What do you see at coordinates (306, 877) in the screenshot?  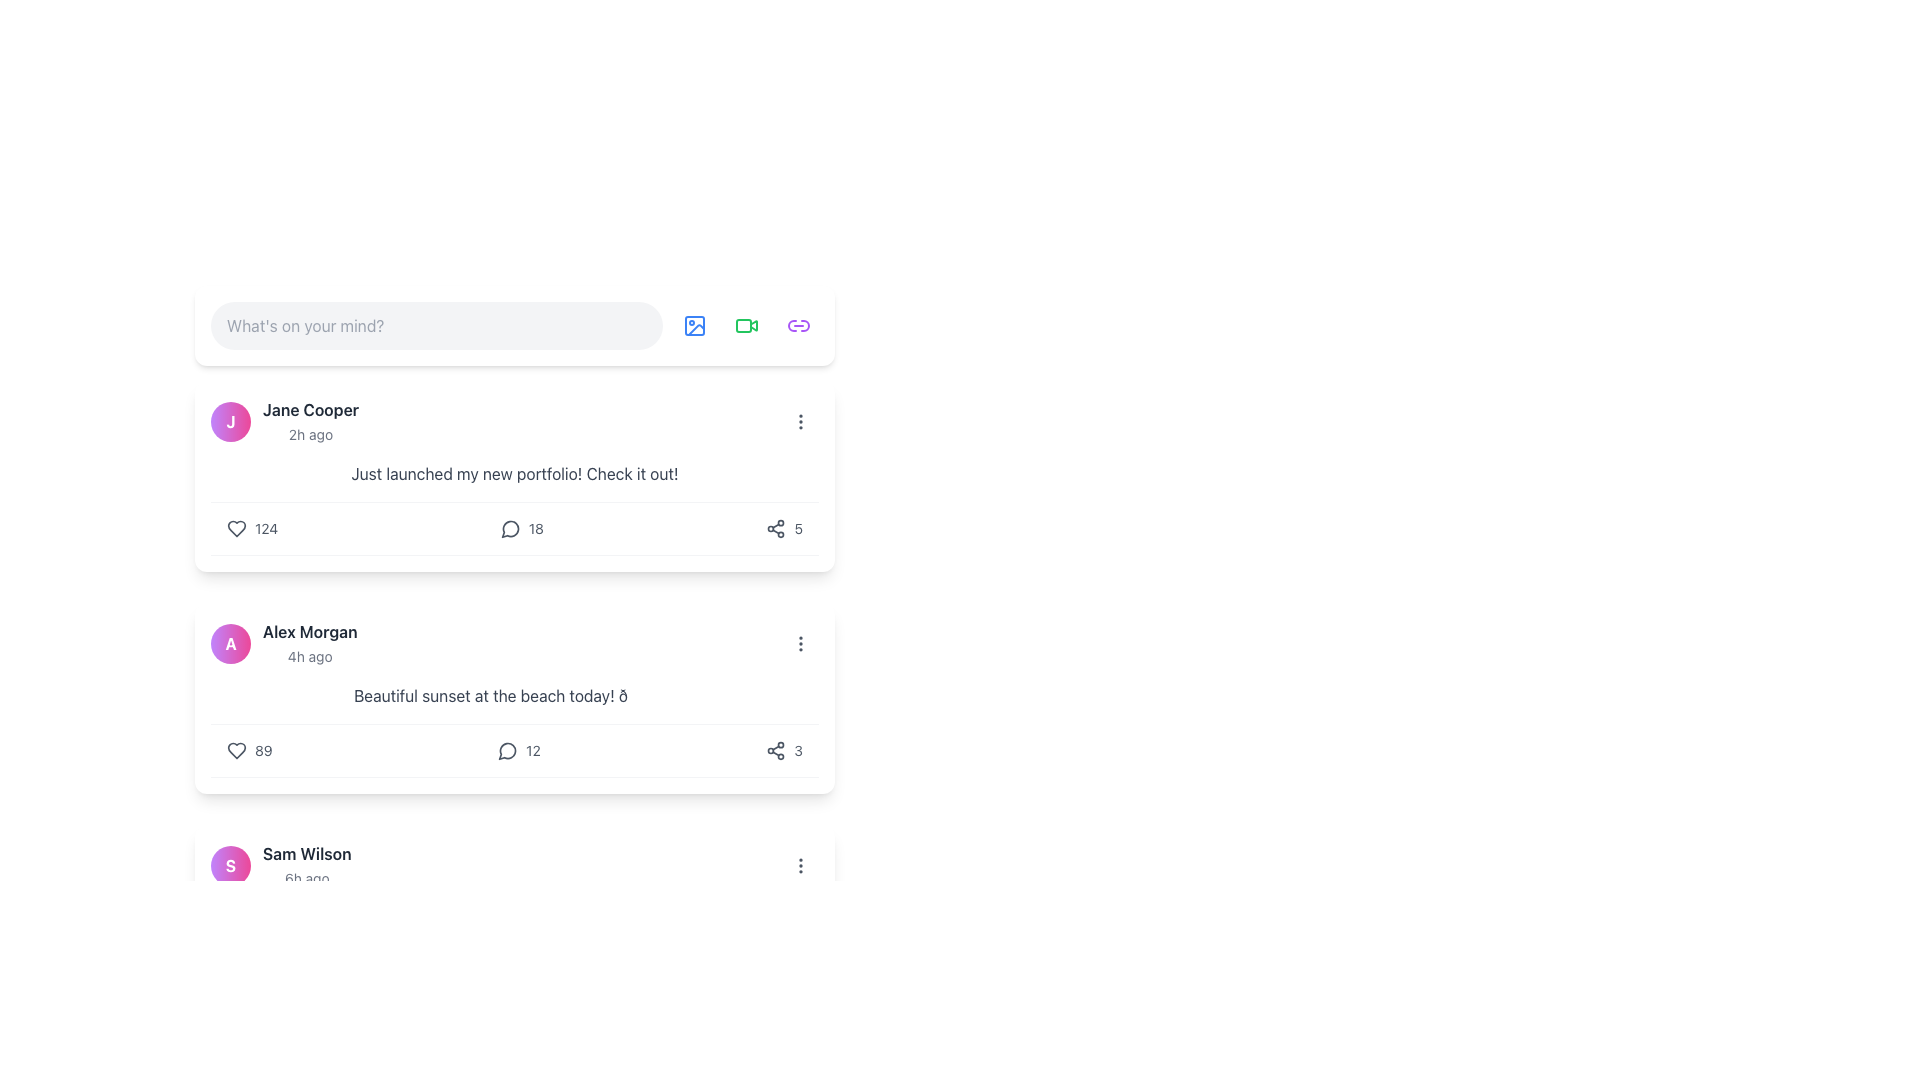 I see `the small text label displaying '6h ago' that is styled in light gray and located beneath the 'Sam Wilson' label` at bounding box center [306, 877].